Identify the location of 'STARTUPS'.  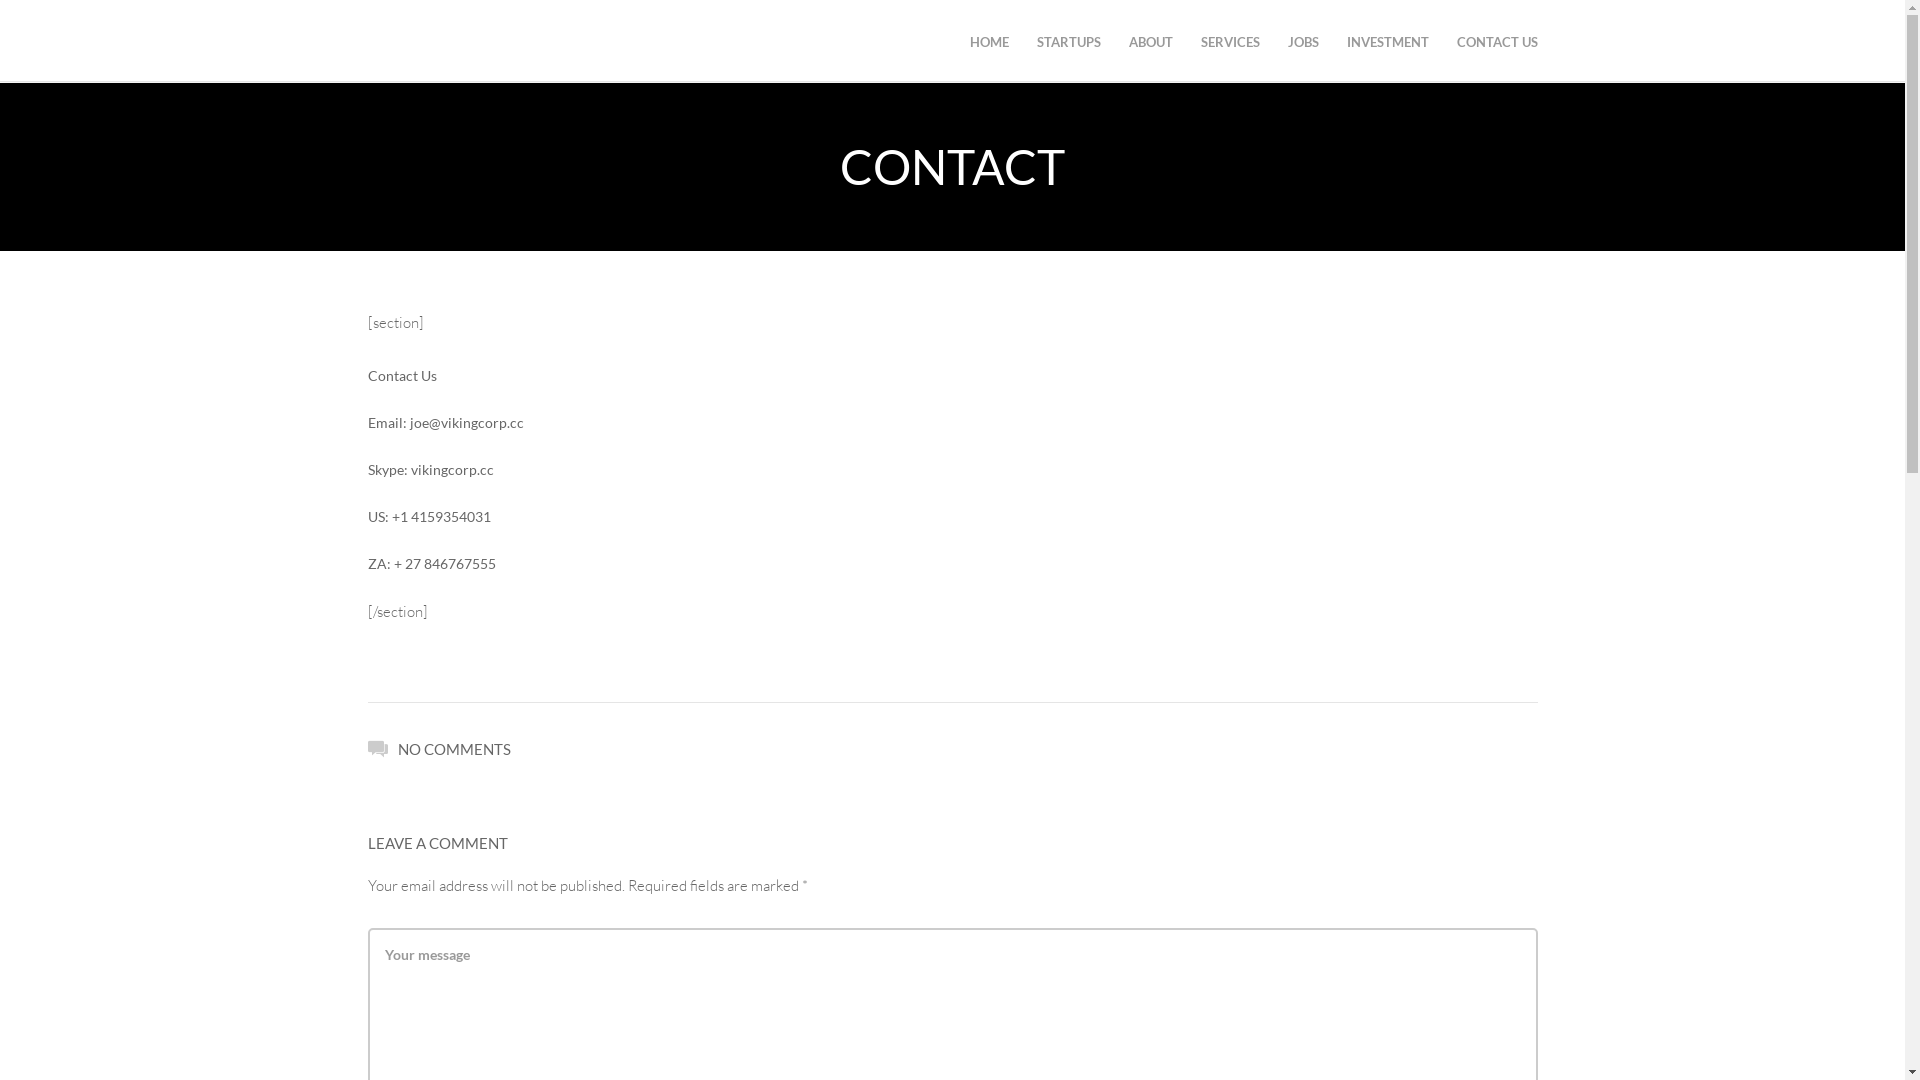
(1036, 42).